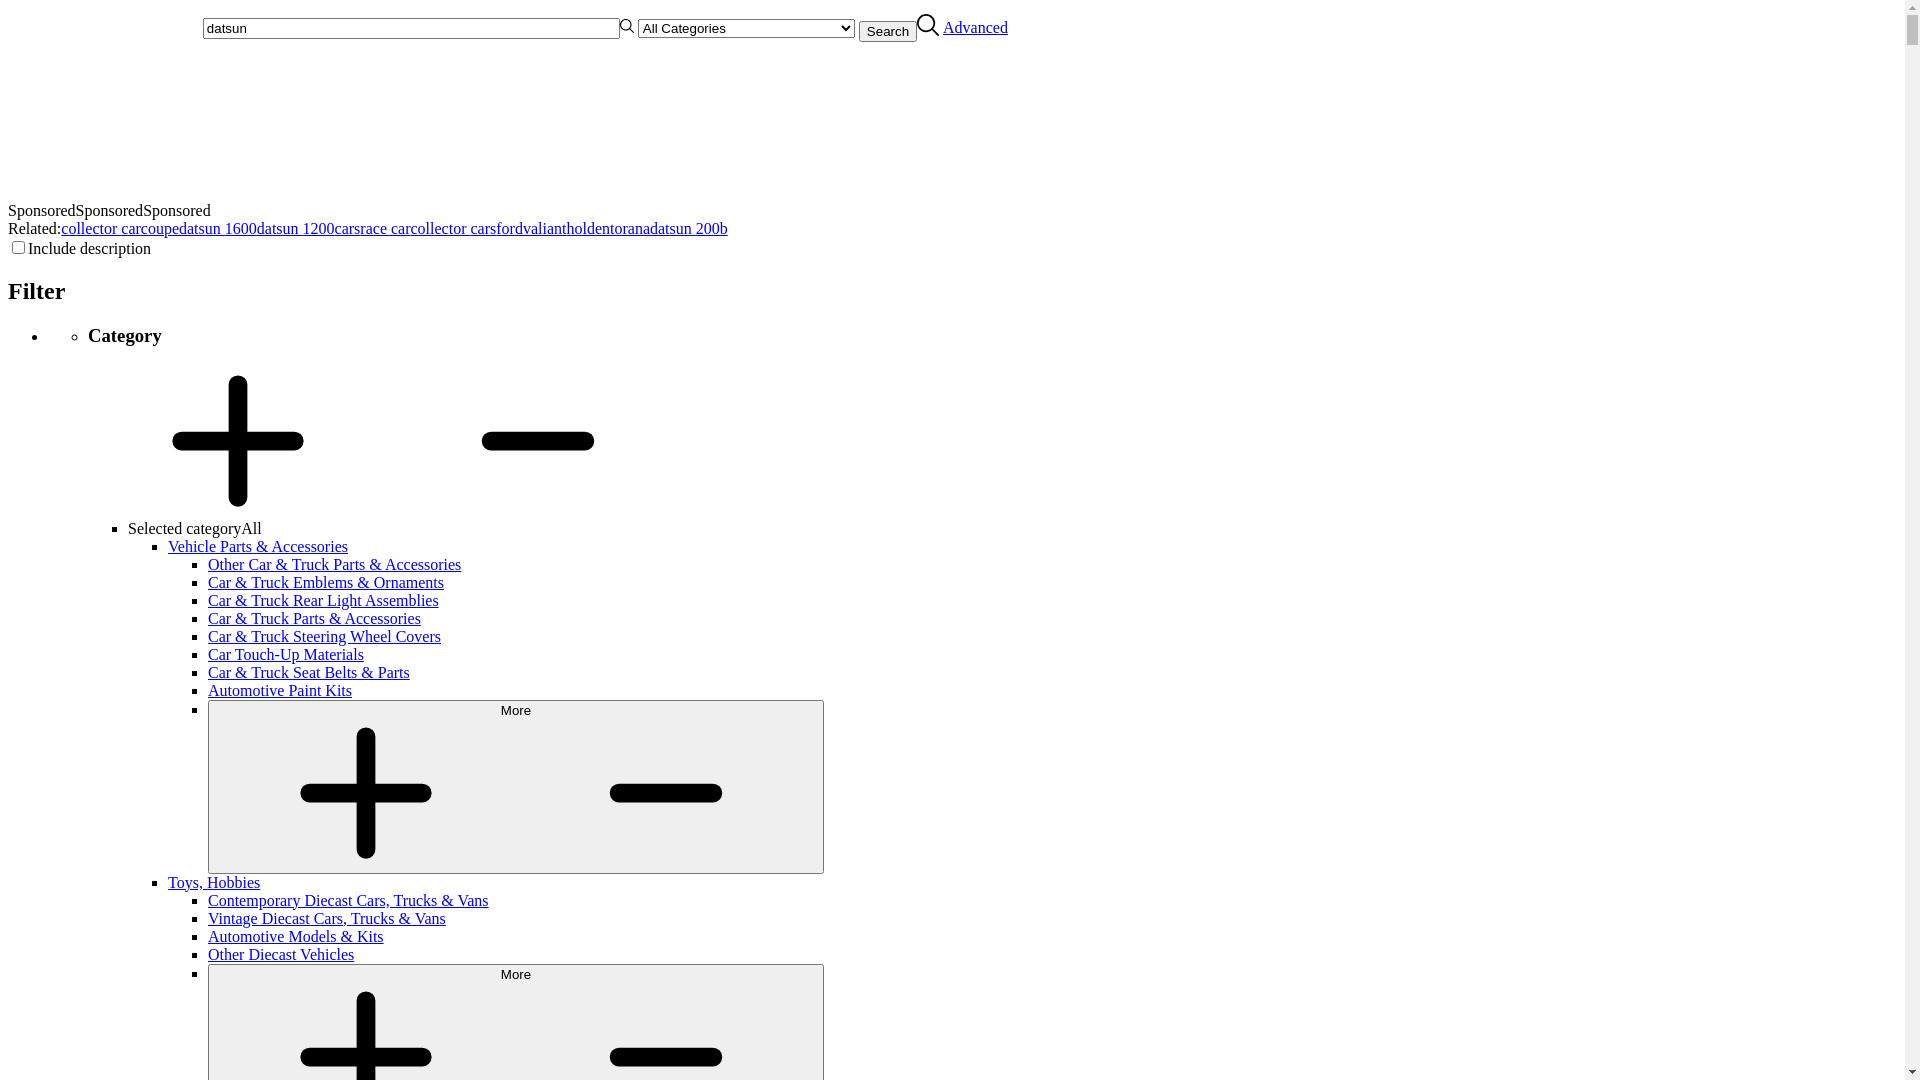 The image size is (1920, 1080). I want to click on 'Vehicle Parts & Accessories', so click(257, 546).